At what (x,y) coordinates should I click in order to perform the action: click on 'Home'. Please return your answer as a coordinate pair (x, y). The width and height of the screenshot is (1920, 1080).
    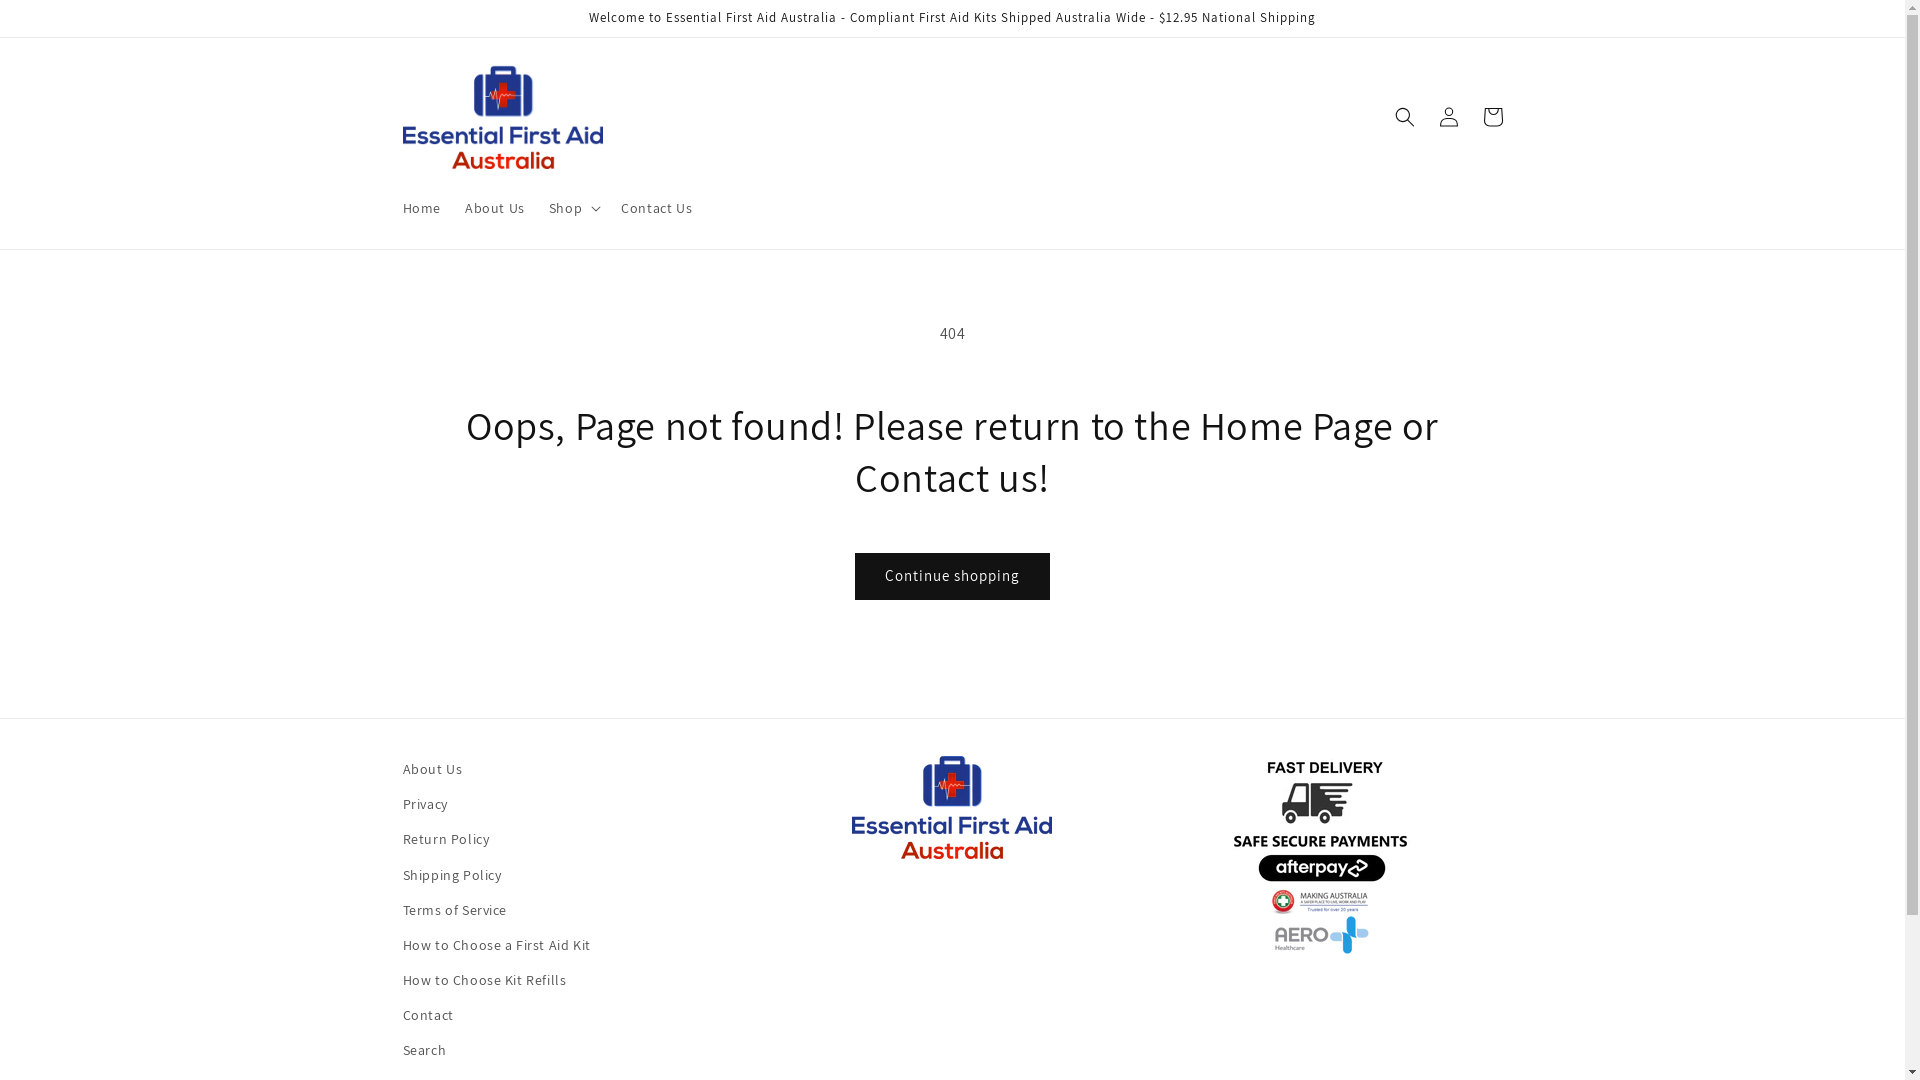
    Looking at the image, I should click on (389, 208).